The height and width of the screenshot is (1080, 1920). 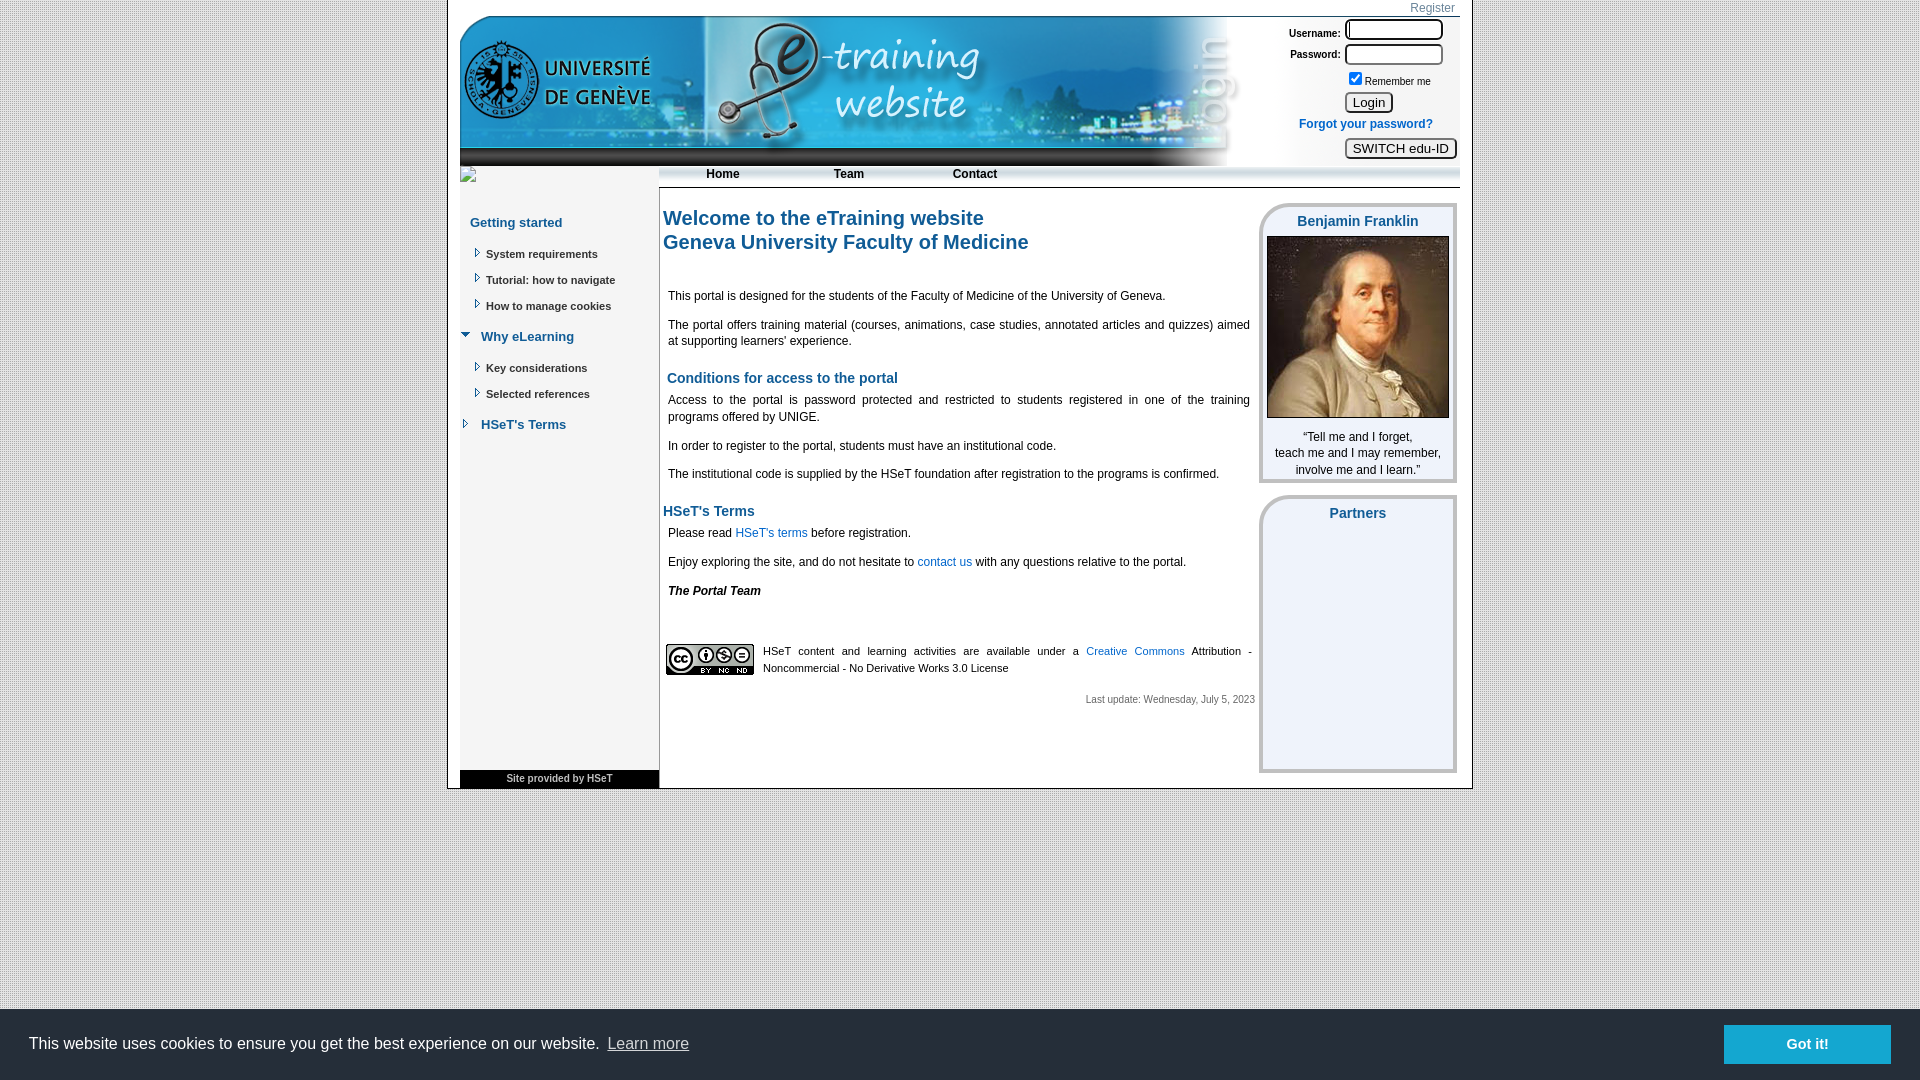 What do you see at coordinates (974, 175) in the screenshot?
I see `'Contact'` at bounding box center [974, 175].